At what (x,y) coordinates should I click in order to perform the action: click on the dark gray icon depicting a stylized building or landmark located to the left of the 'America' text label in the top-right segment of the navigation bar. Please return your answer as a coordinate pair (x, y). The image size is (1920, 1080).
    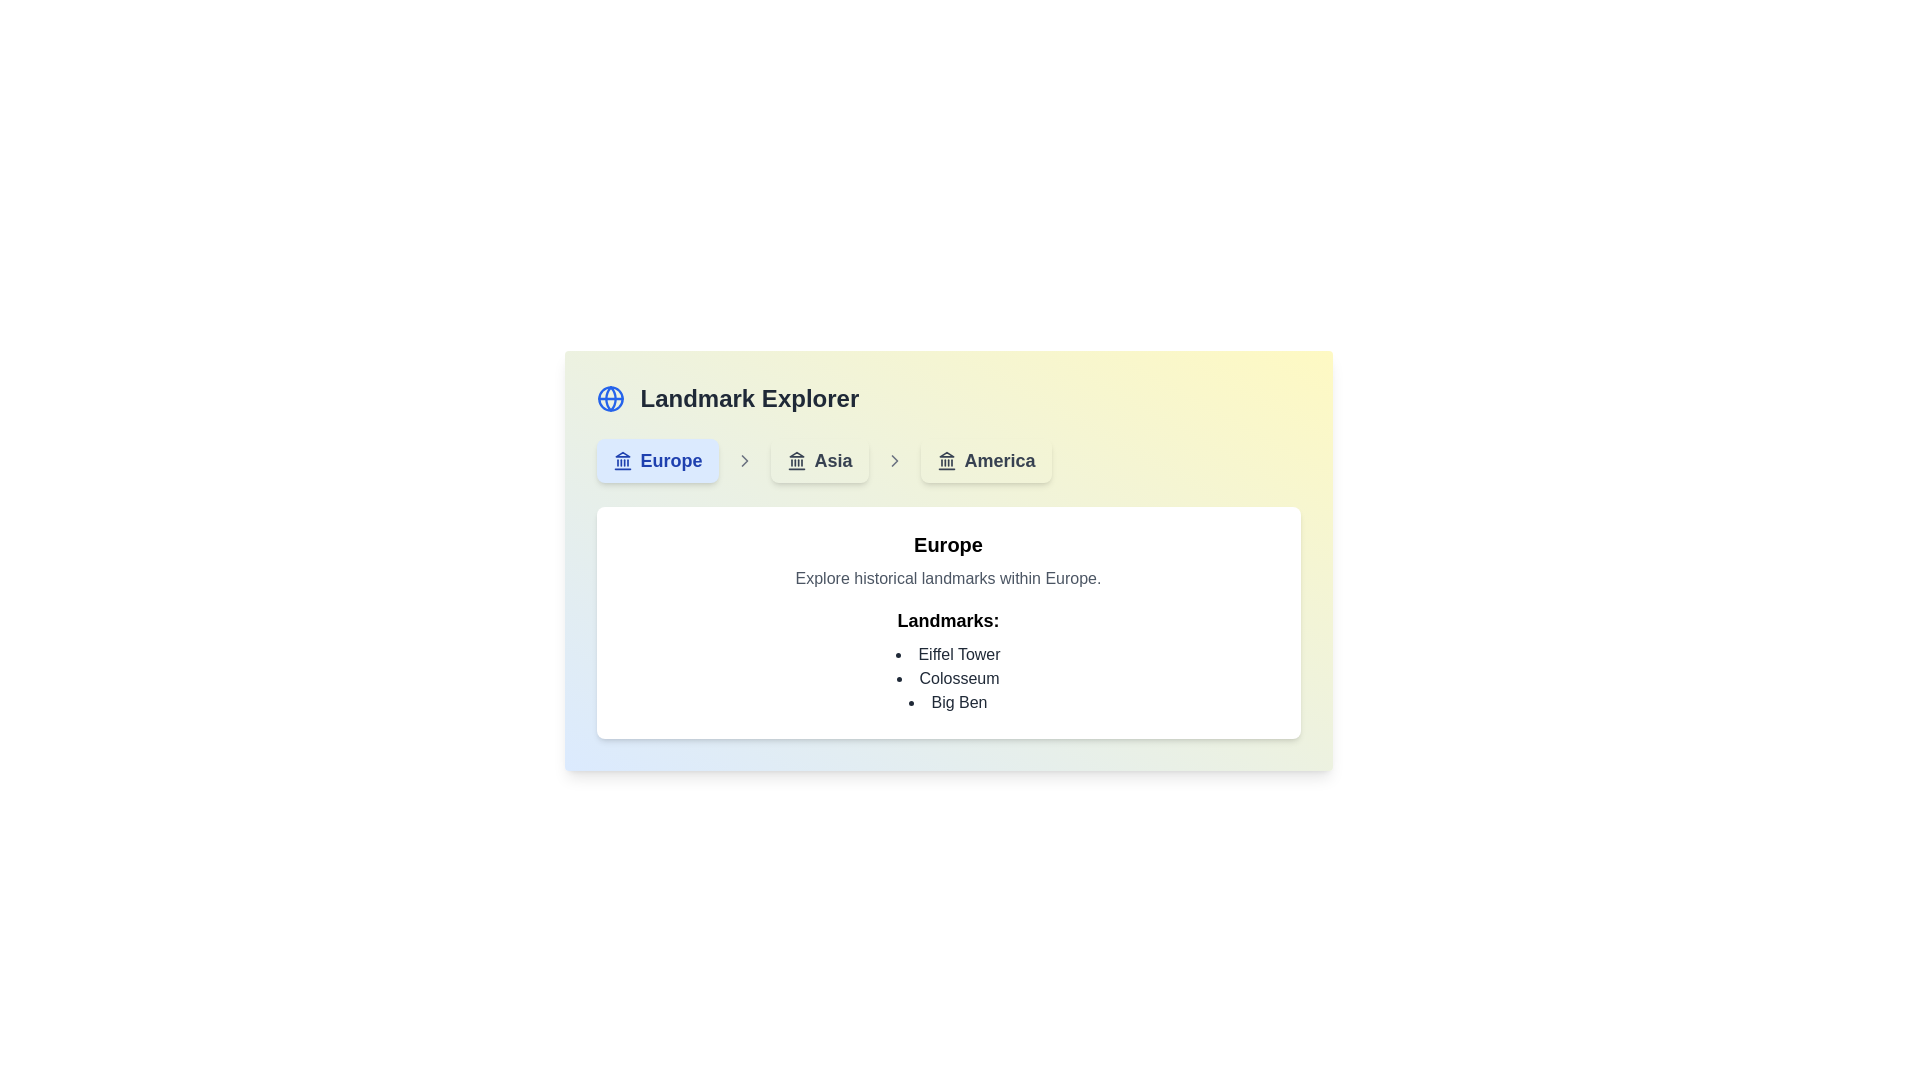
    Looking at the image, I should click on (945, 461).